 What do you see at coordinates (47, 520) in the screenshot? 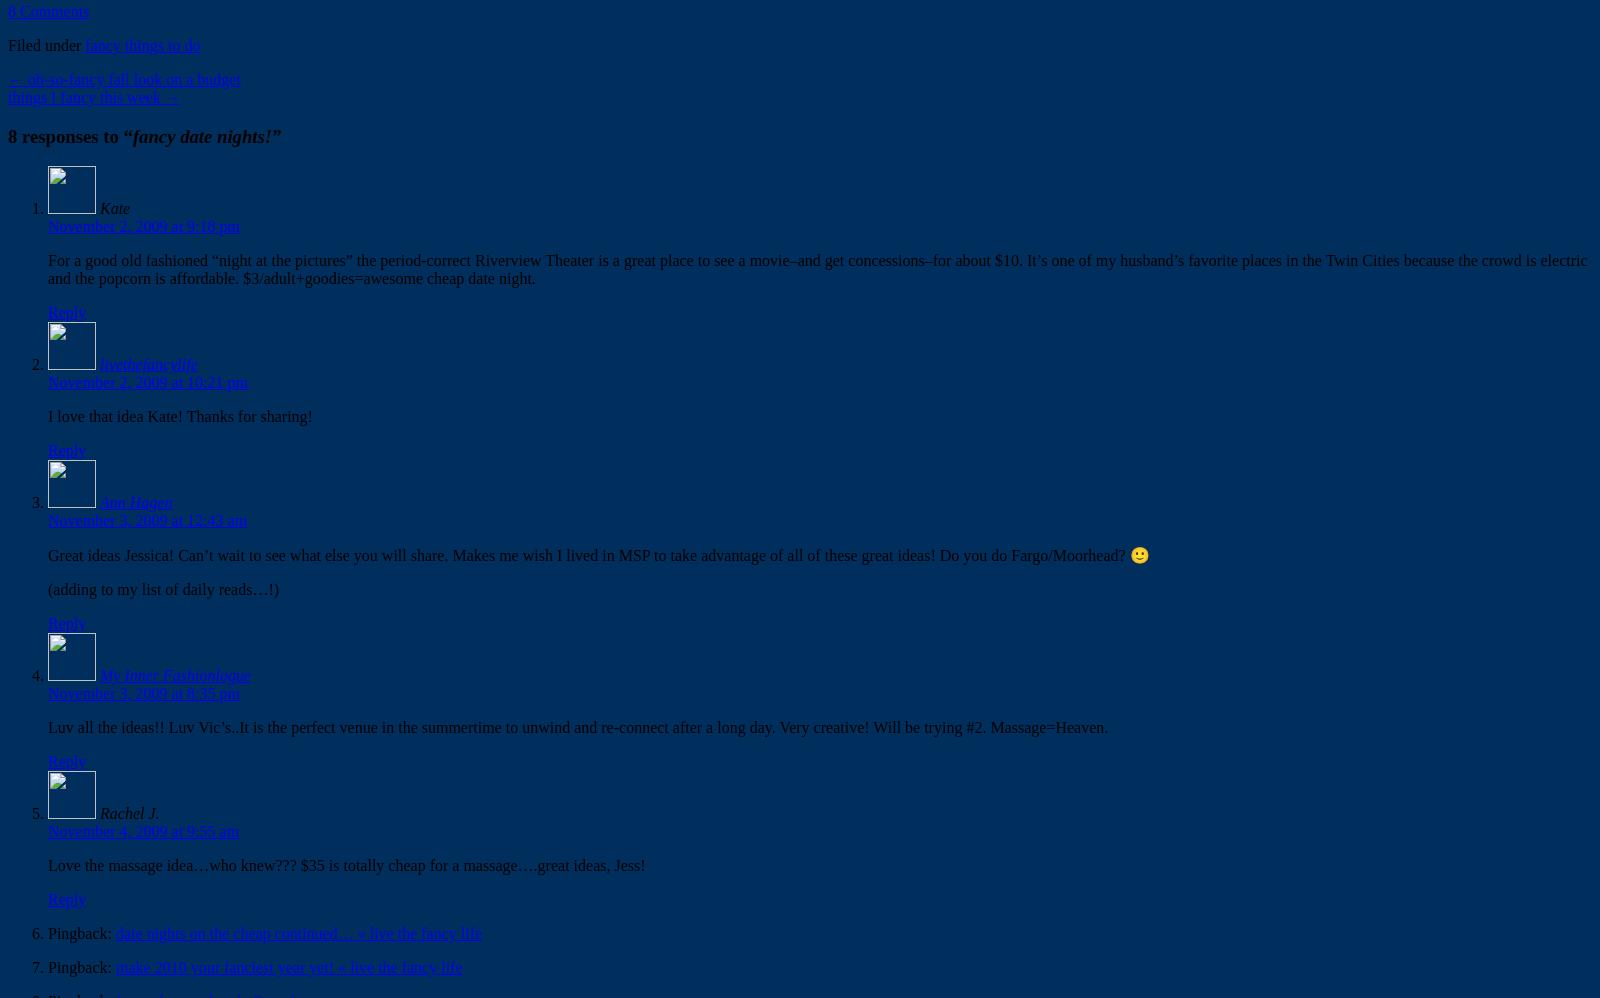
I see `'November 3, 2009 at 12:43 am'` at bounding box center [47, 520].